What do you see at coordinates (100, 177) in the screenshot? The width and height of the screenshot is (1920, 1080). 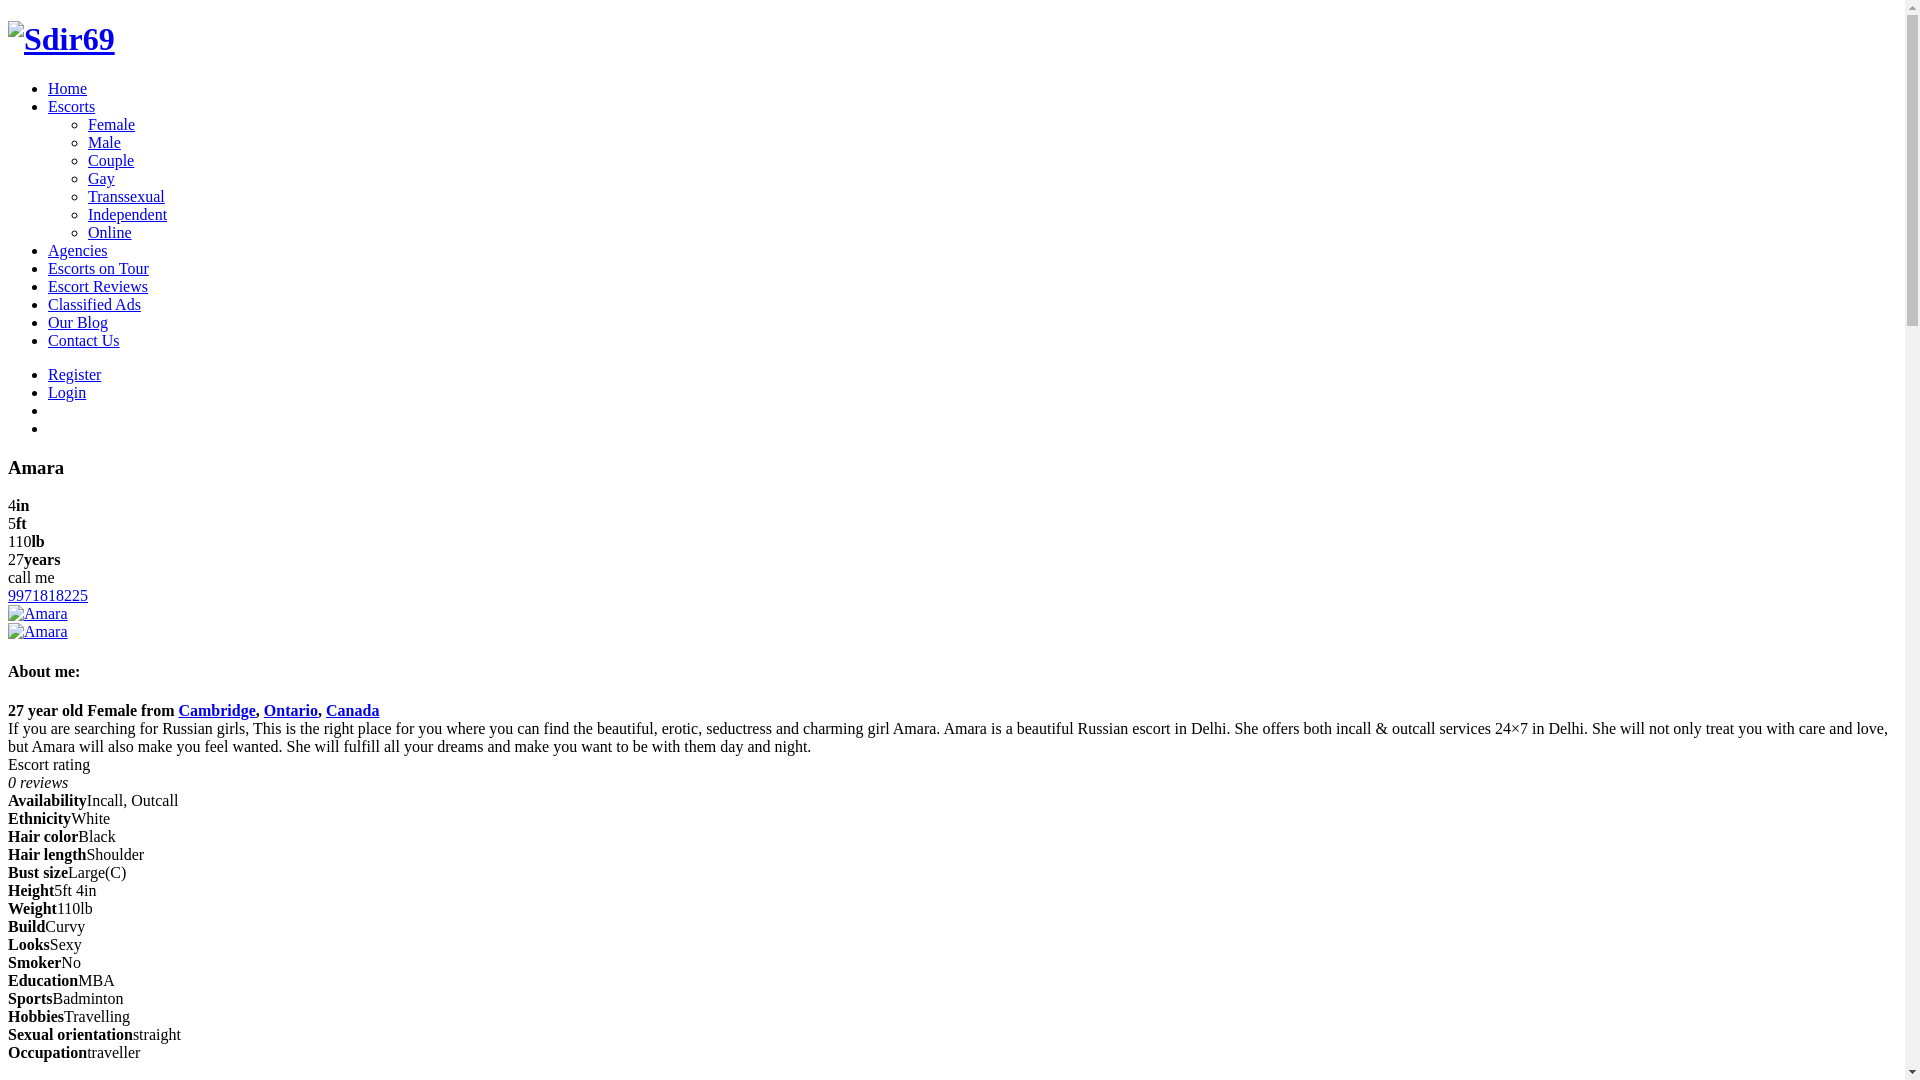 I see `'Gay'` at bounding box center [100, 177].